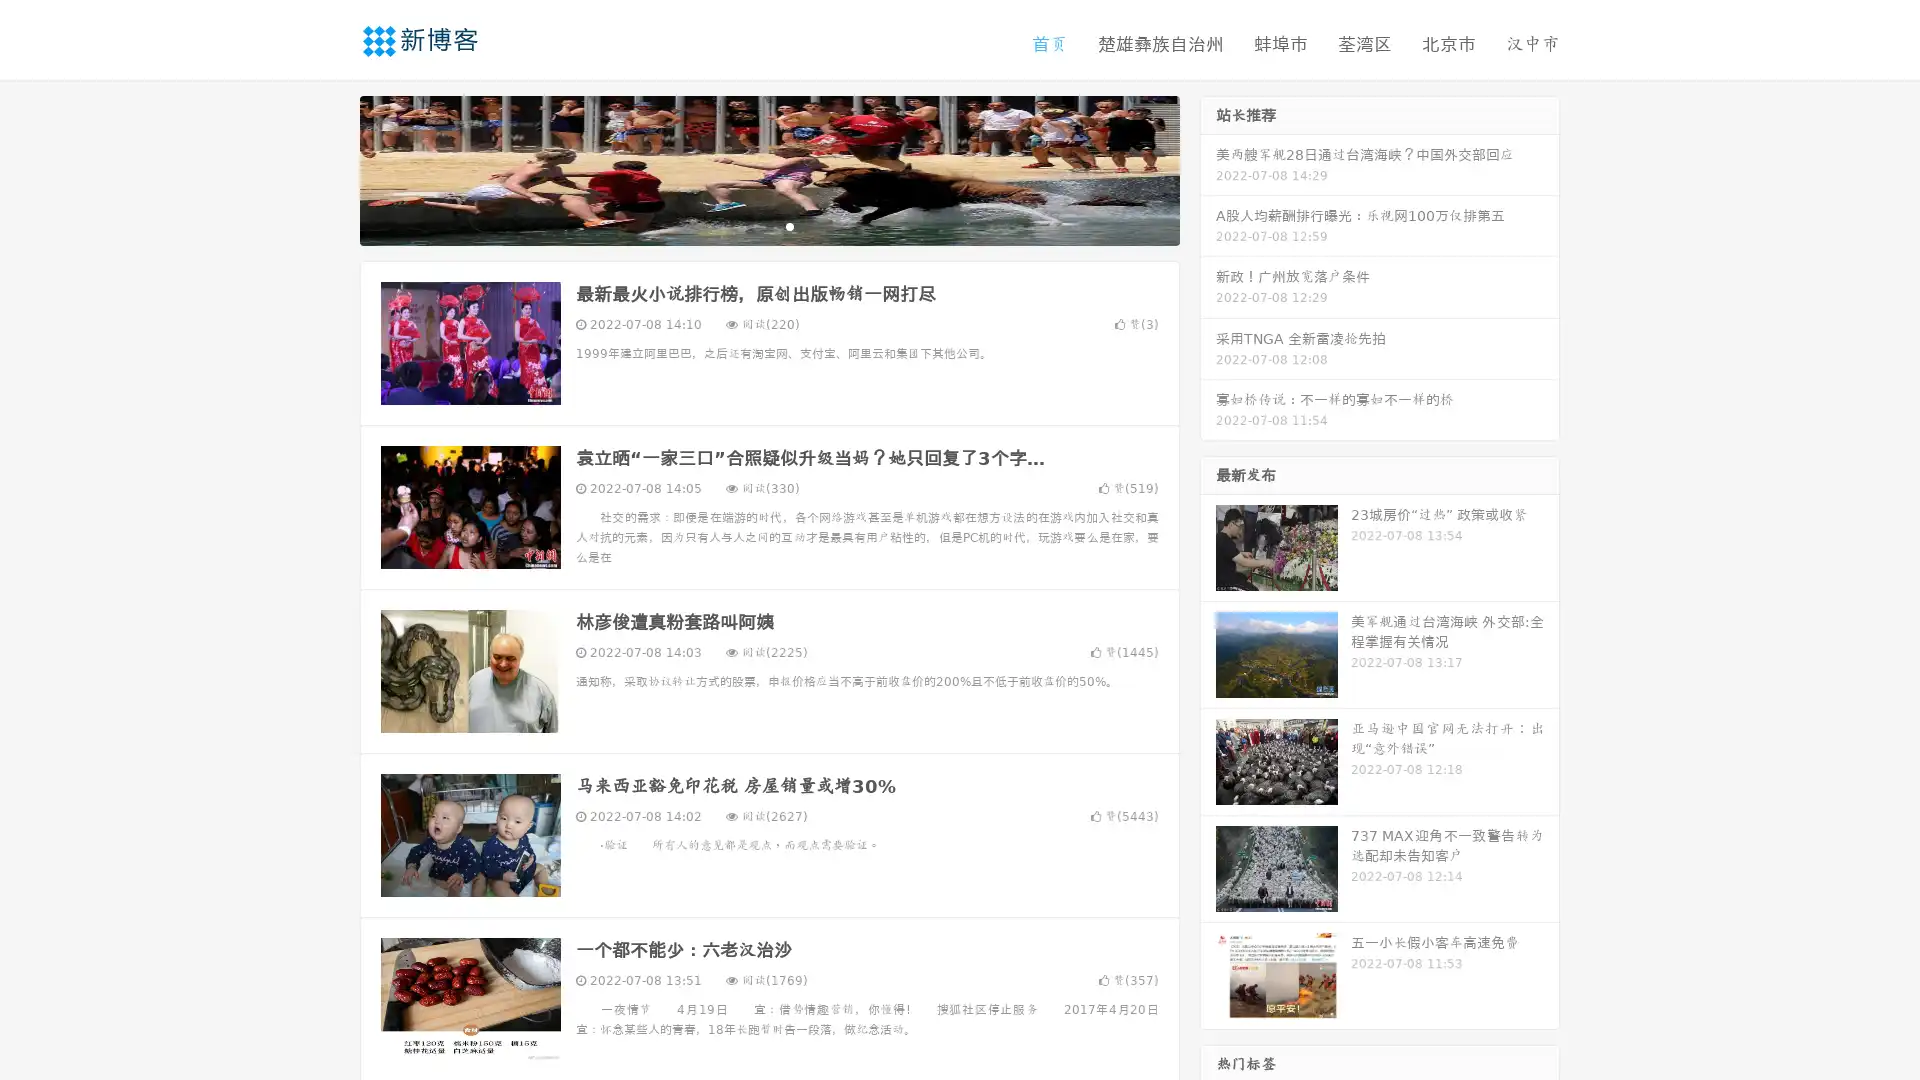 This screenshot has width=1920, height=1080. I want to click on Go to slide 2, so click(768, 225).